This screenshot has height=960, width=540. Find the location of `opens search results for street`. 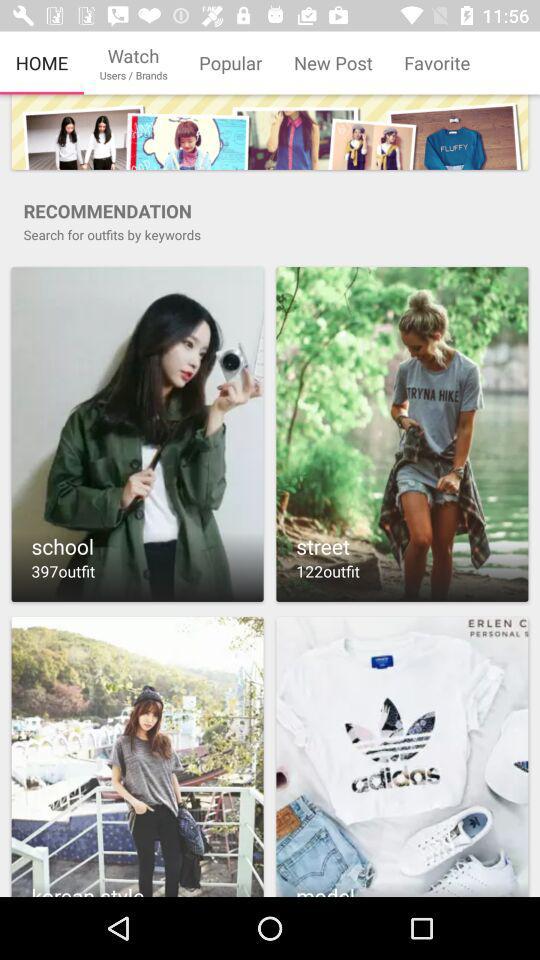

opens search results for street is located at coordinates (402, 434).